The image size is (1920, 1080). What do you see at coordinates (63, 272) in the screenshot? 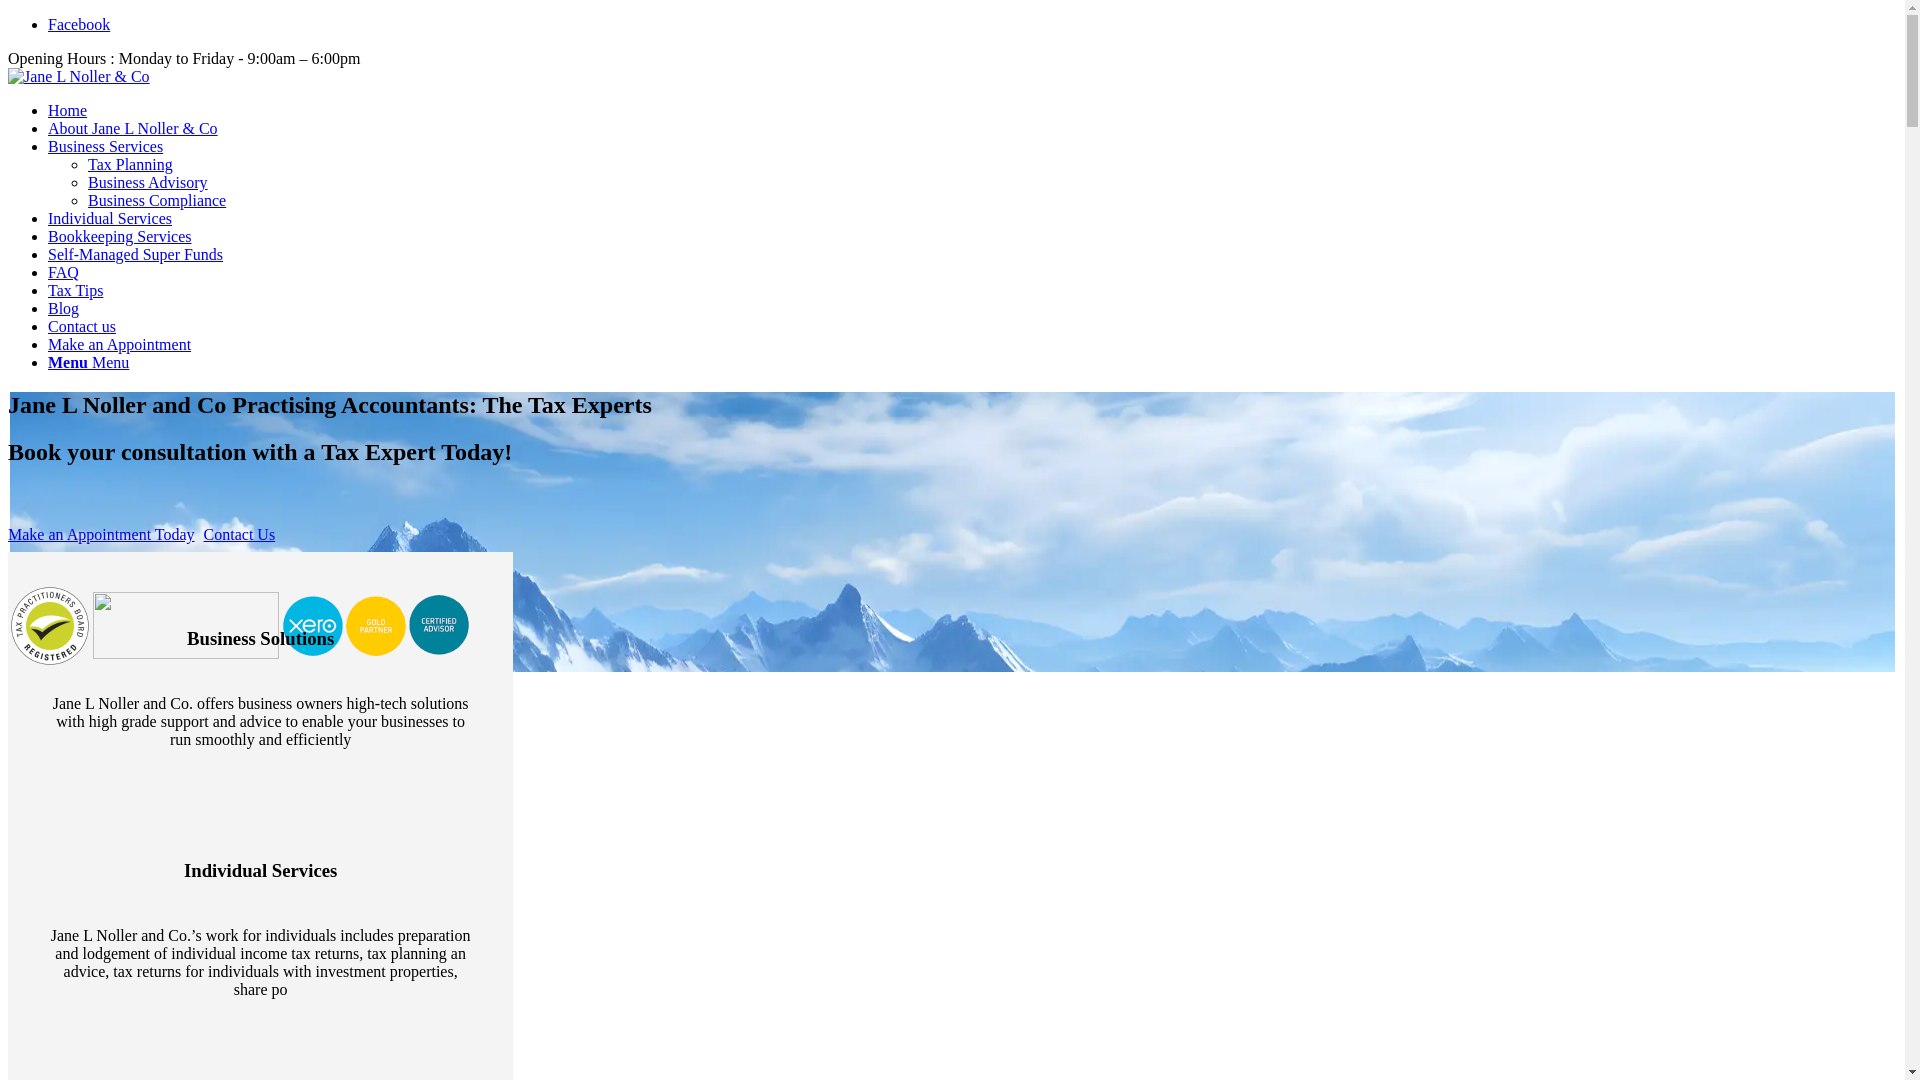
I see `'FAQ'` at bounding box center [63, 272].